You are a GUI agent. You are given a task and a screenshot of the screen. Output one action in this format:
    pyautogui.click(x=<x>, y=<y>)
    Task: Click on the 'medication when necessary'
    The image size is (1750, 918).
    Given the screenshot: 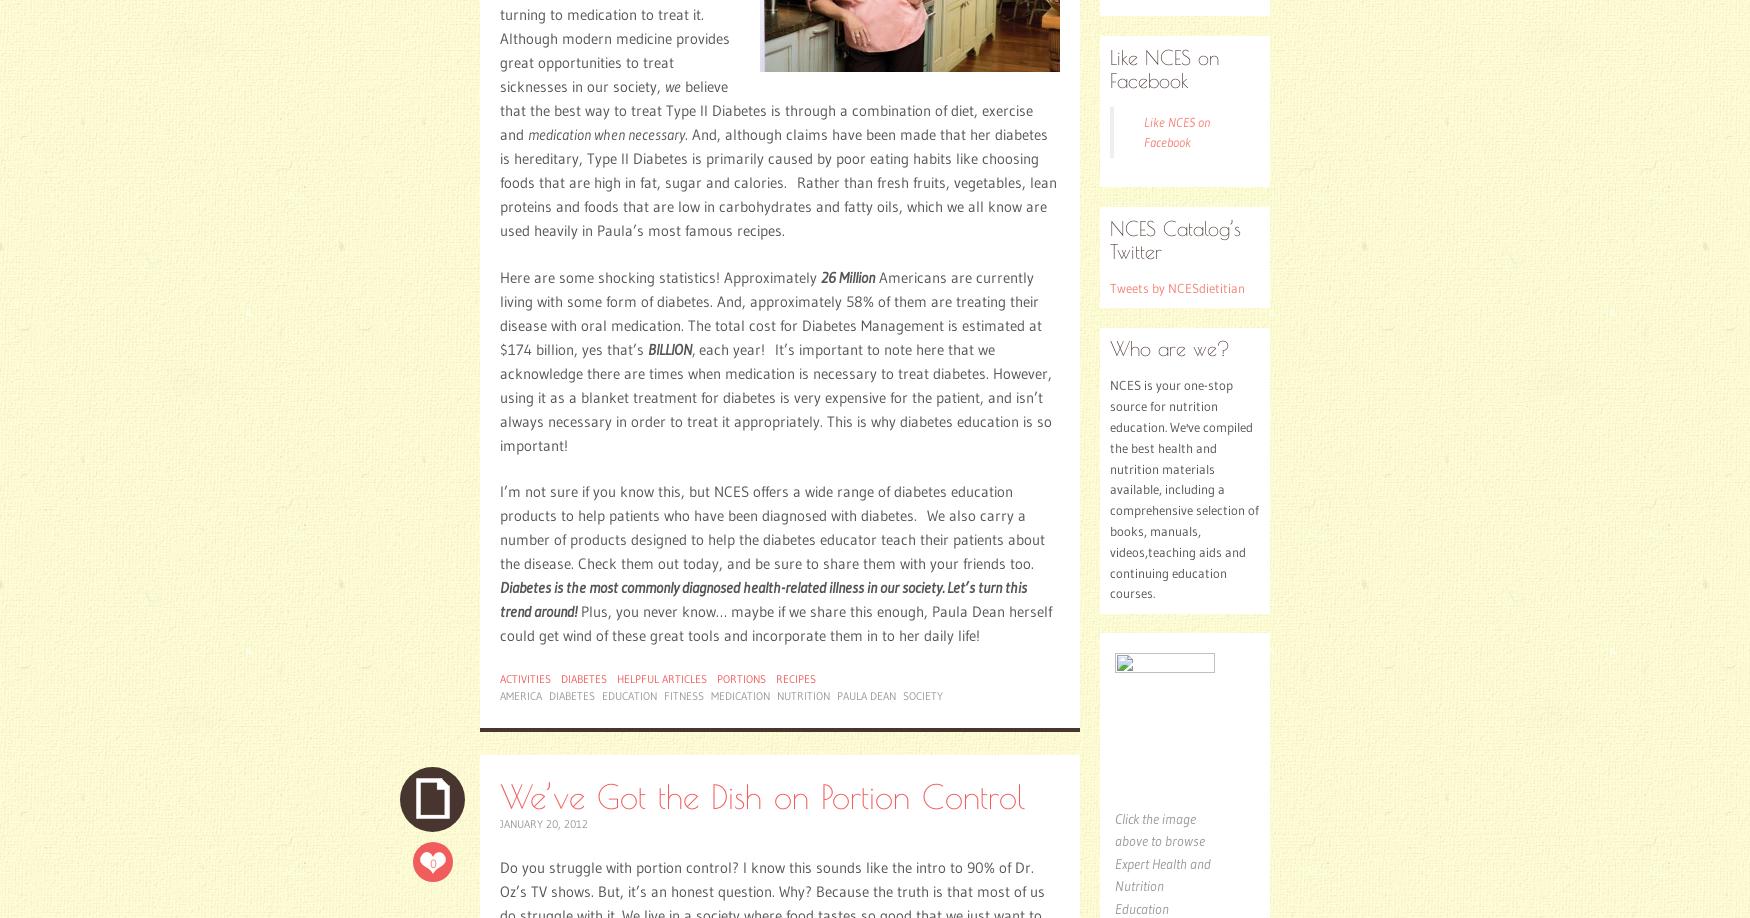 What is the action you would take?
    pyautogui.click(x=606, y=133)
    